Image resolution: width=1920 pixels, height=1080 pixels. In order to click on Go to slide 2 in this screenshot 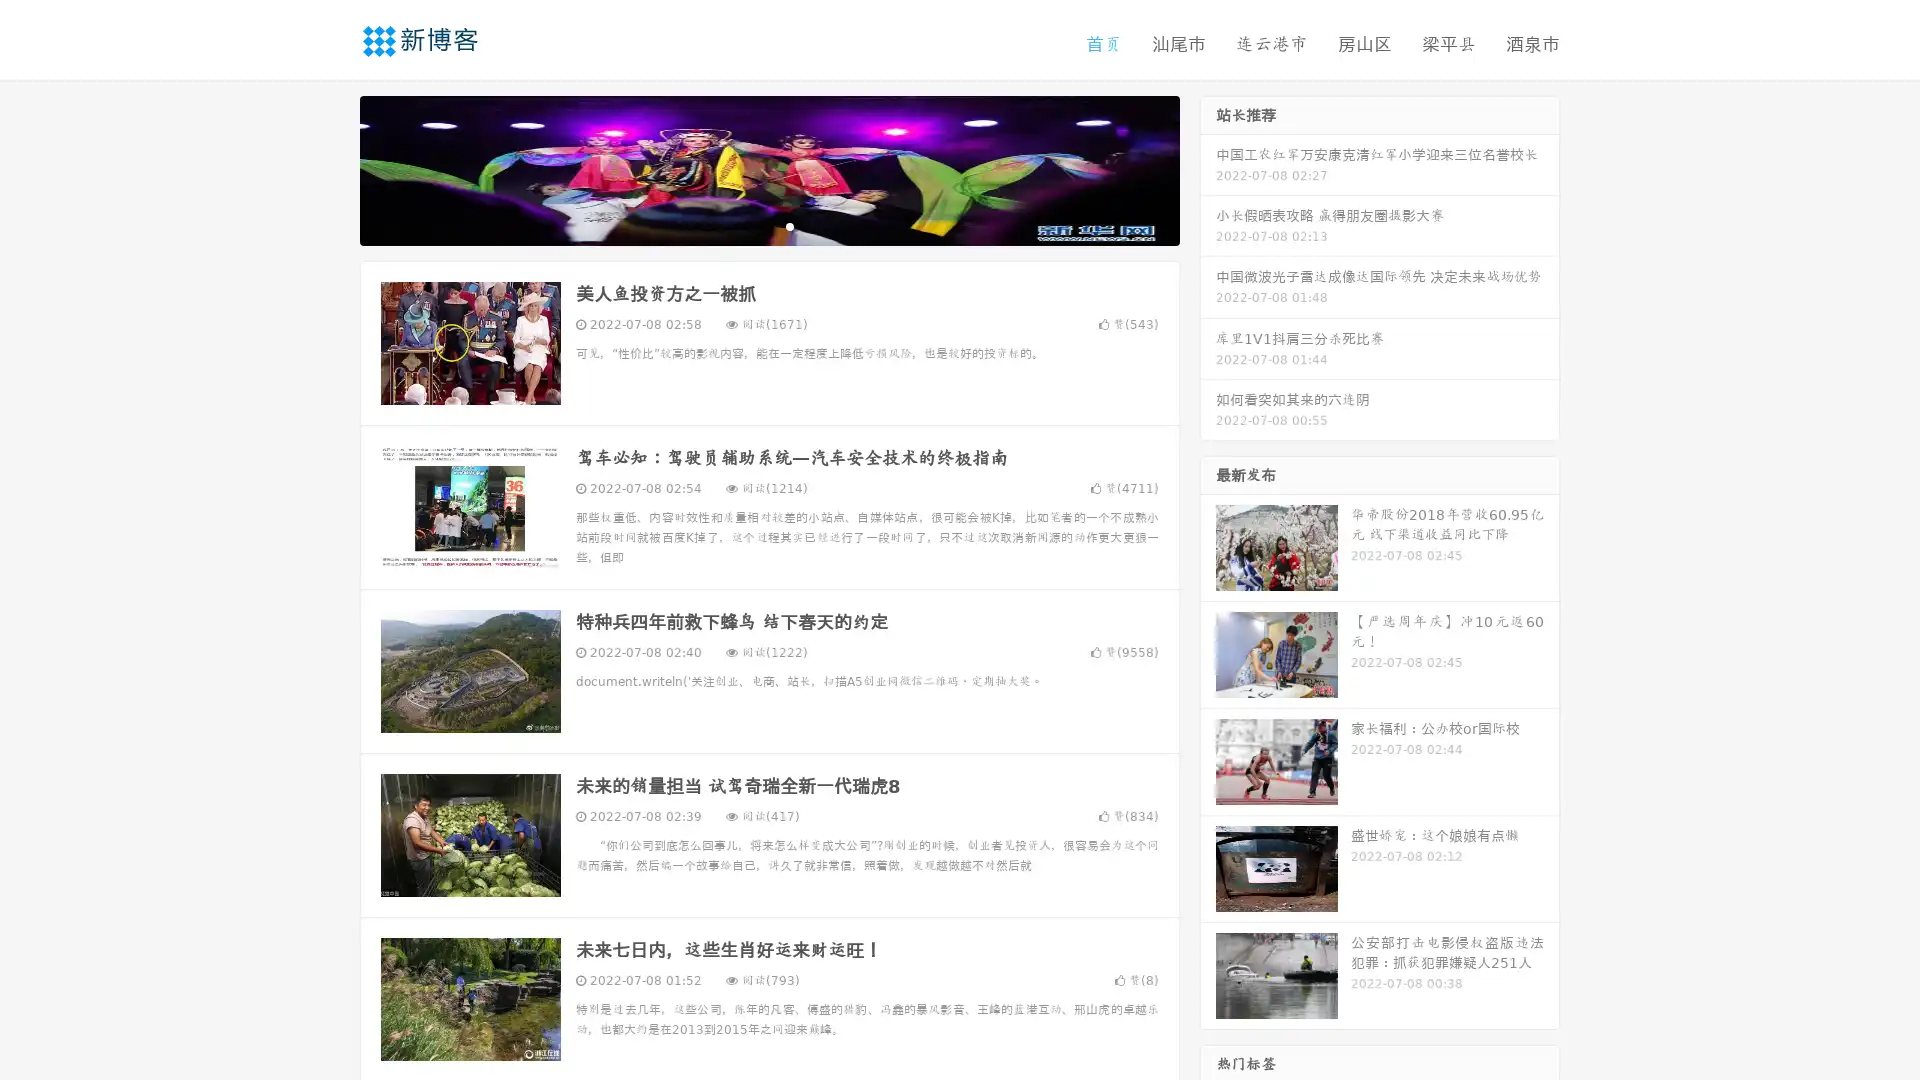, I will do `click(768, 225)`.